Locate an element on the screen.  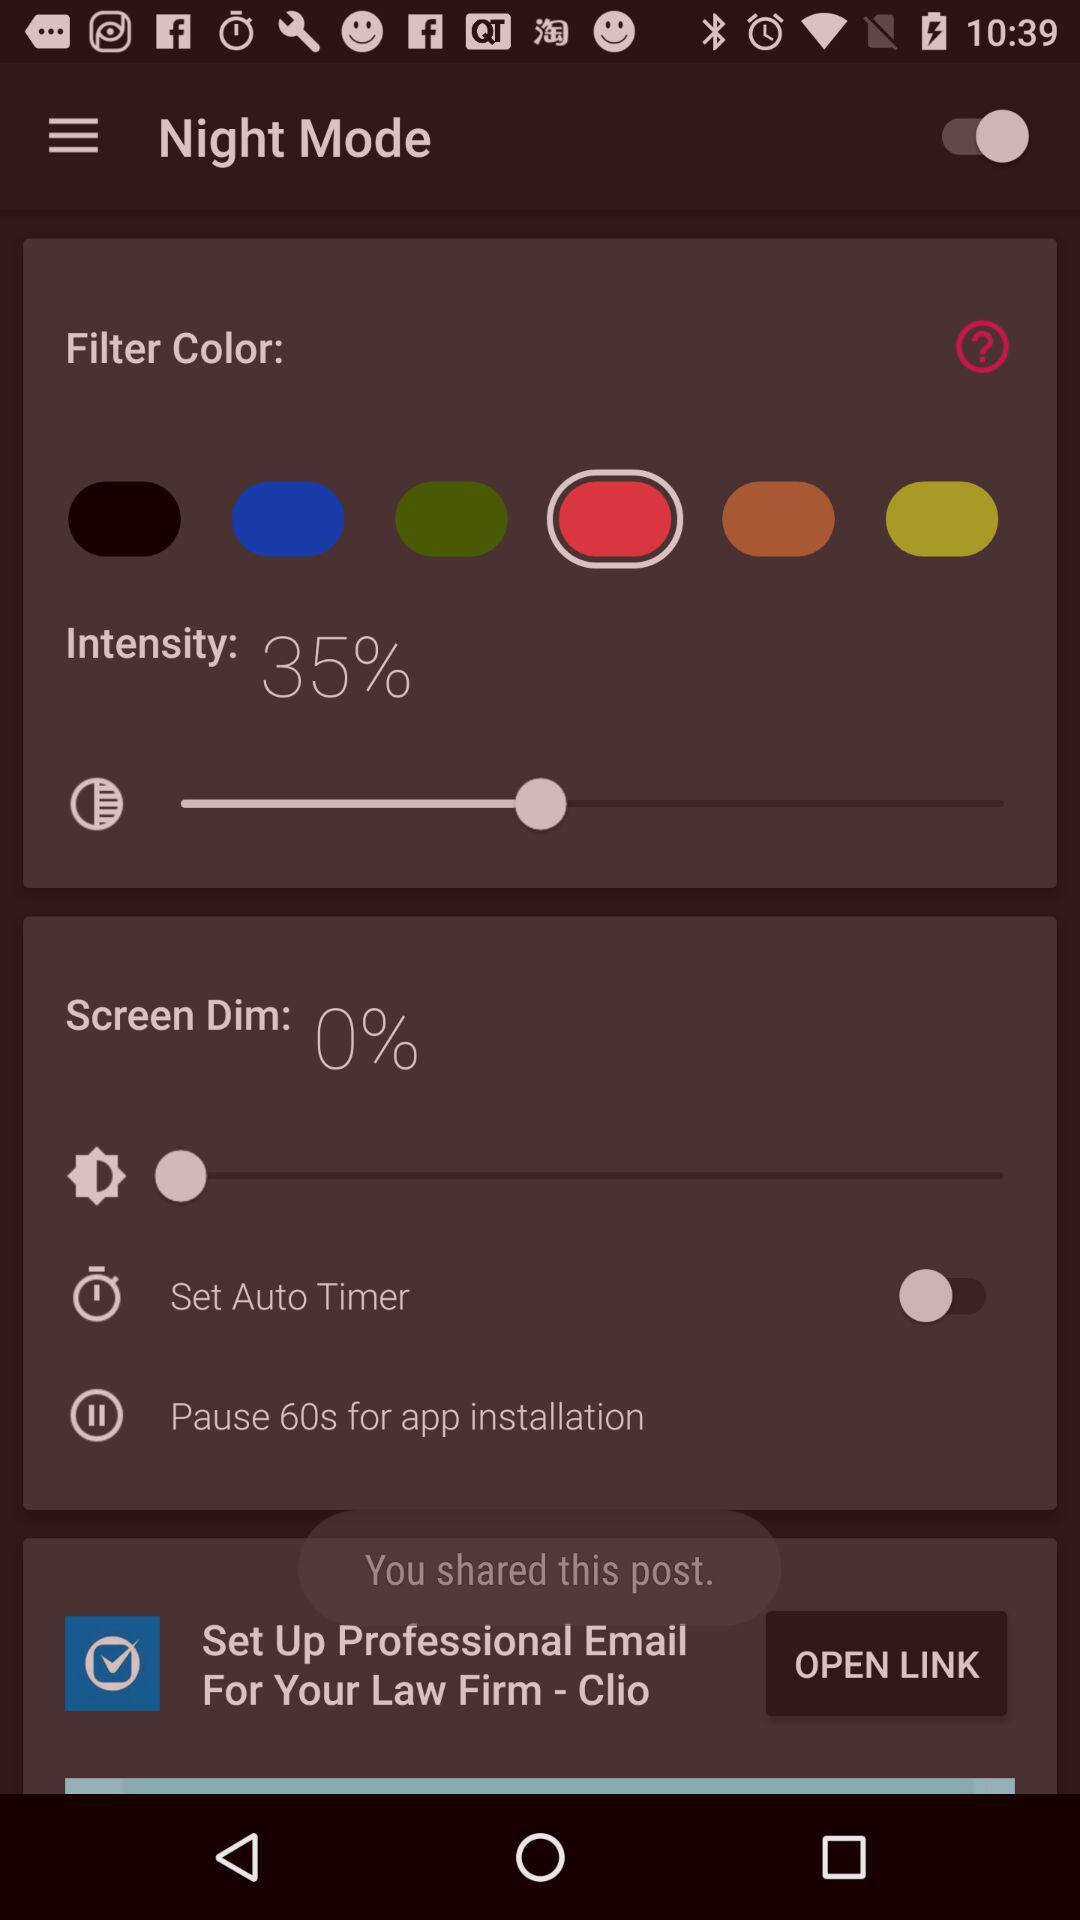
help page is located at coordinates (981, 346).